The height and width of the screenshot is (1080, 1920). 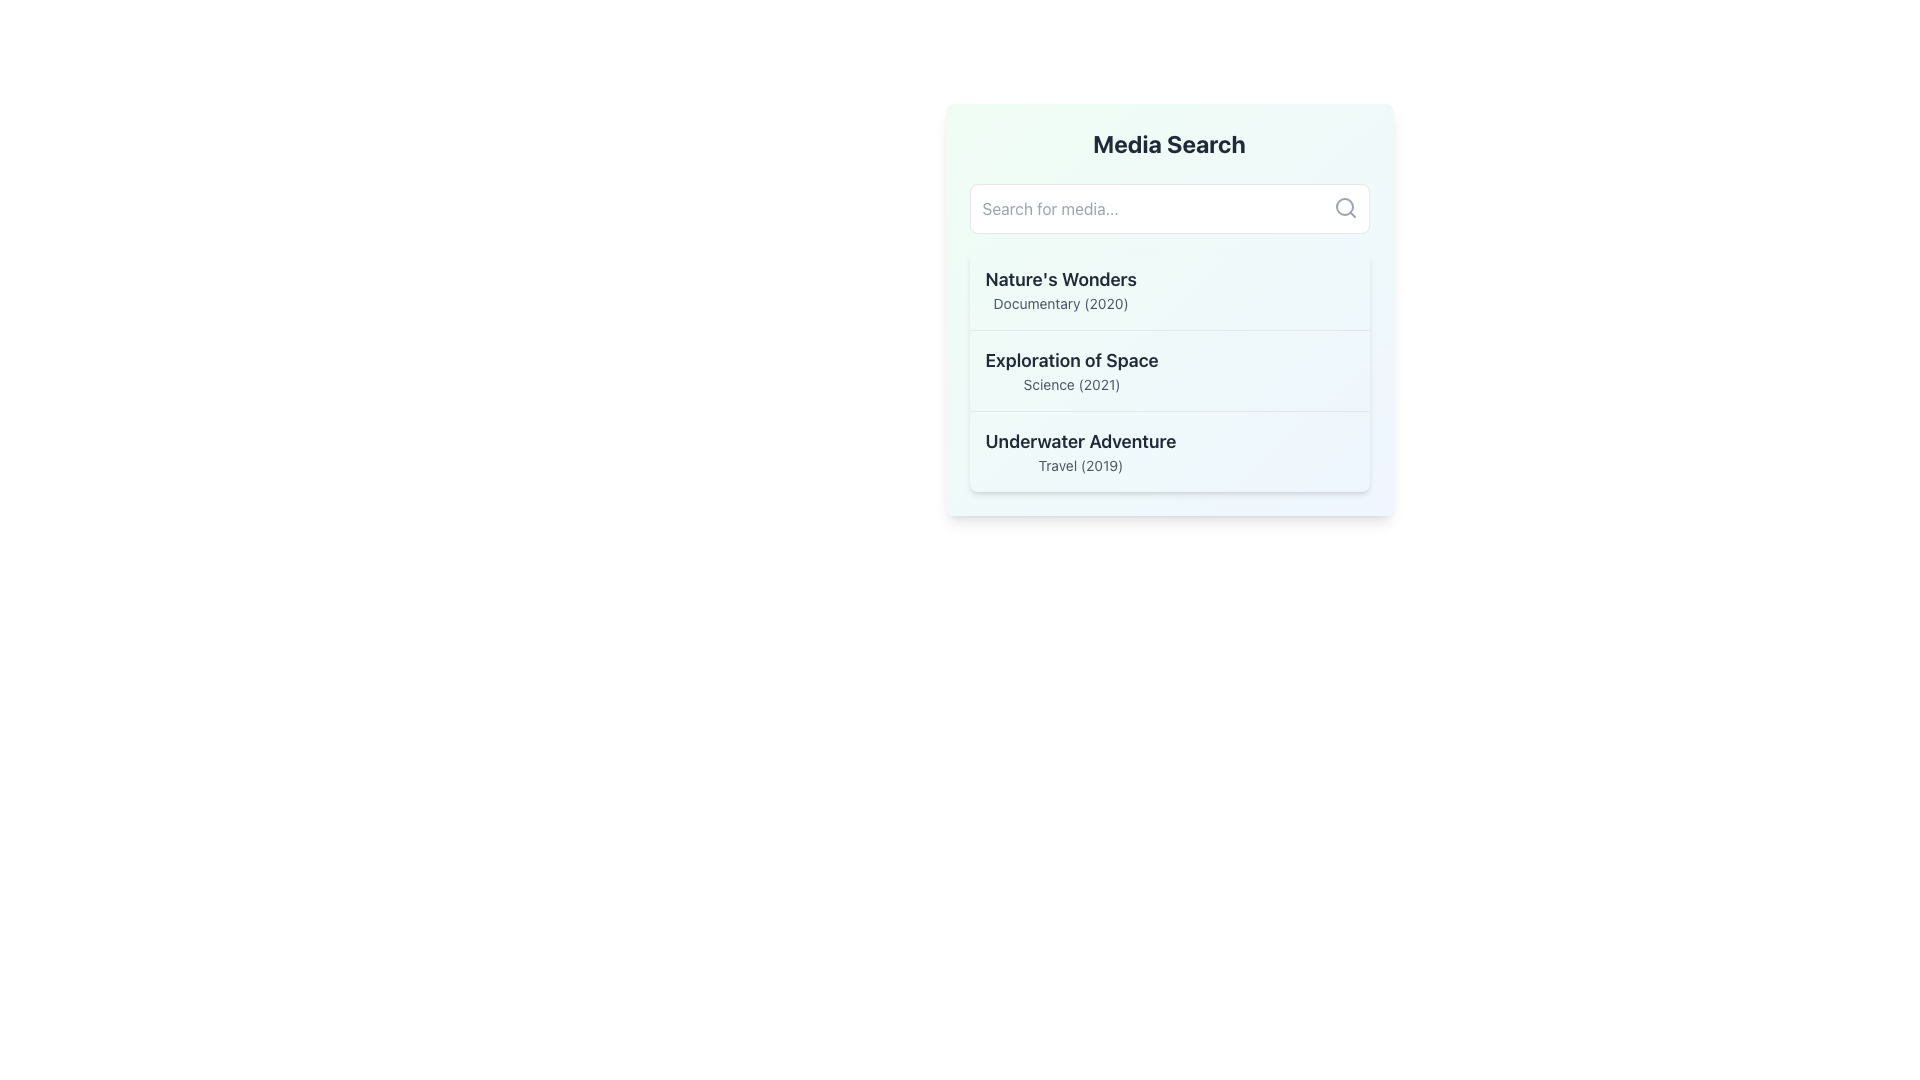 What do you see at coordinates (1070, 370) in the screenshot?
I see `the list item titled 'Exploration of Space (2021)'` at bounding box center [1070, 370].